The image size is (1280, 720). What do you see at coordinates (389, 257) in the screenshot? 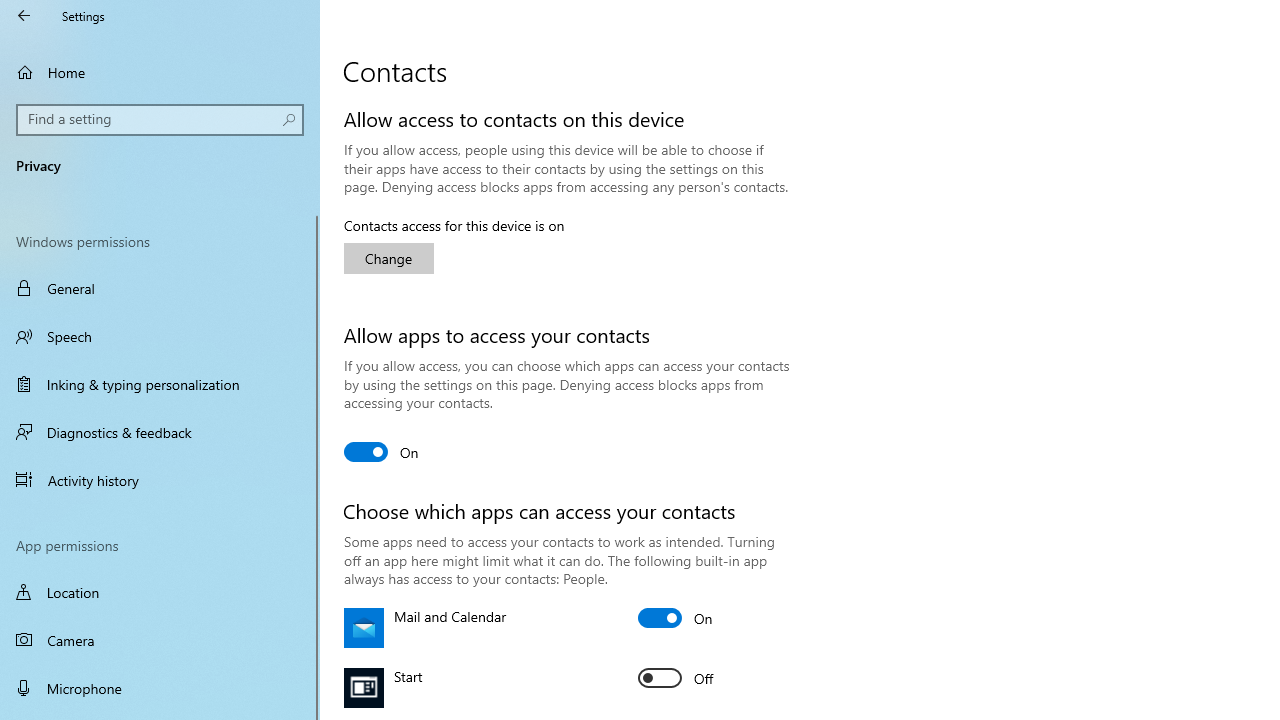
I see `'Change'` at bounding box center [389, 257].